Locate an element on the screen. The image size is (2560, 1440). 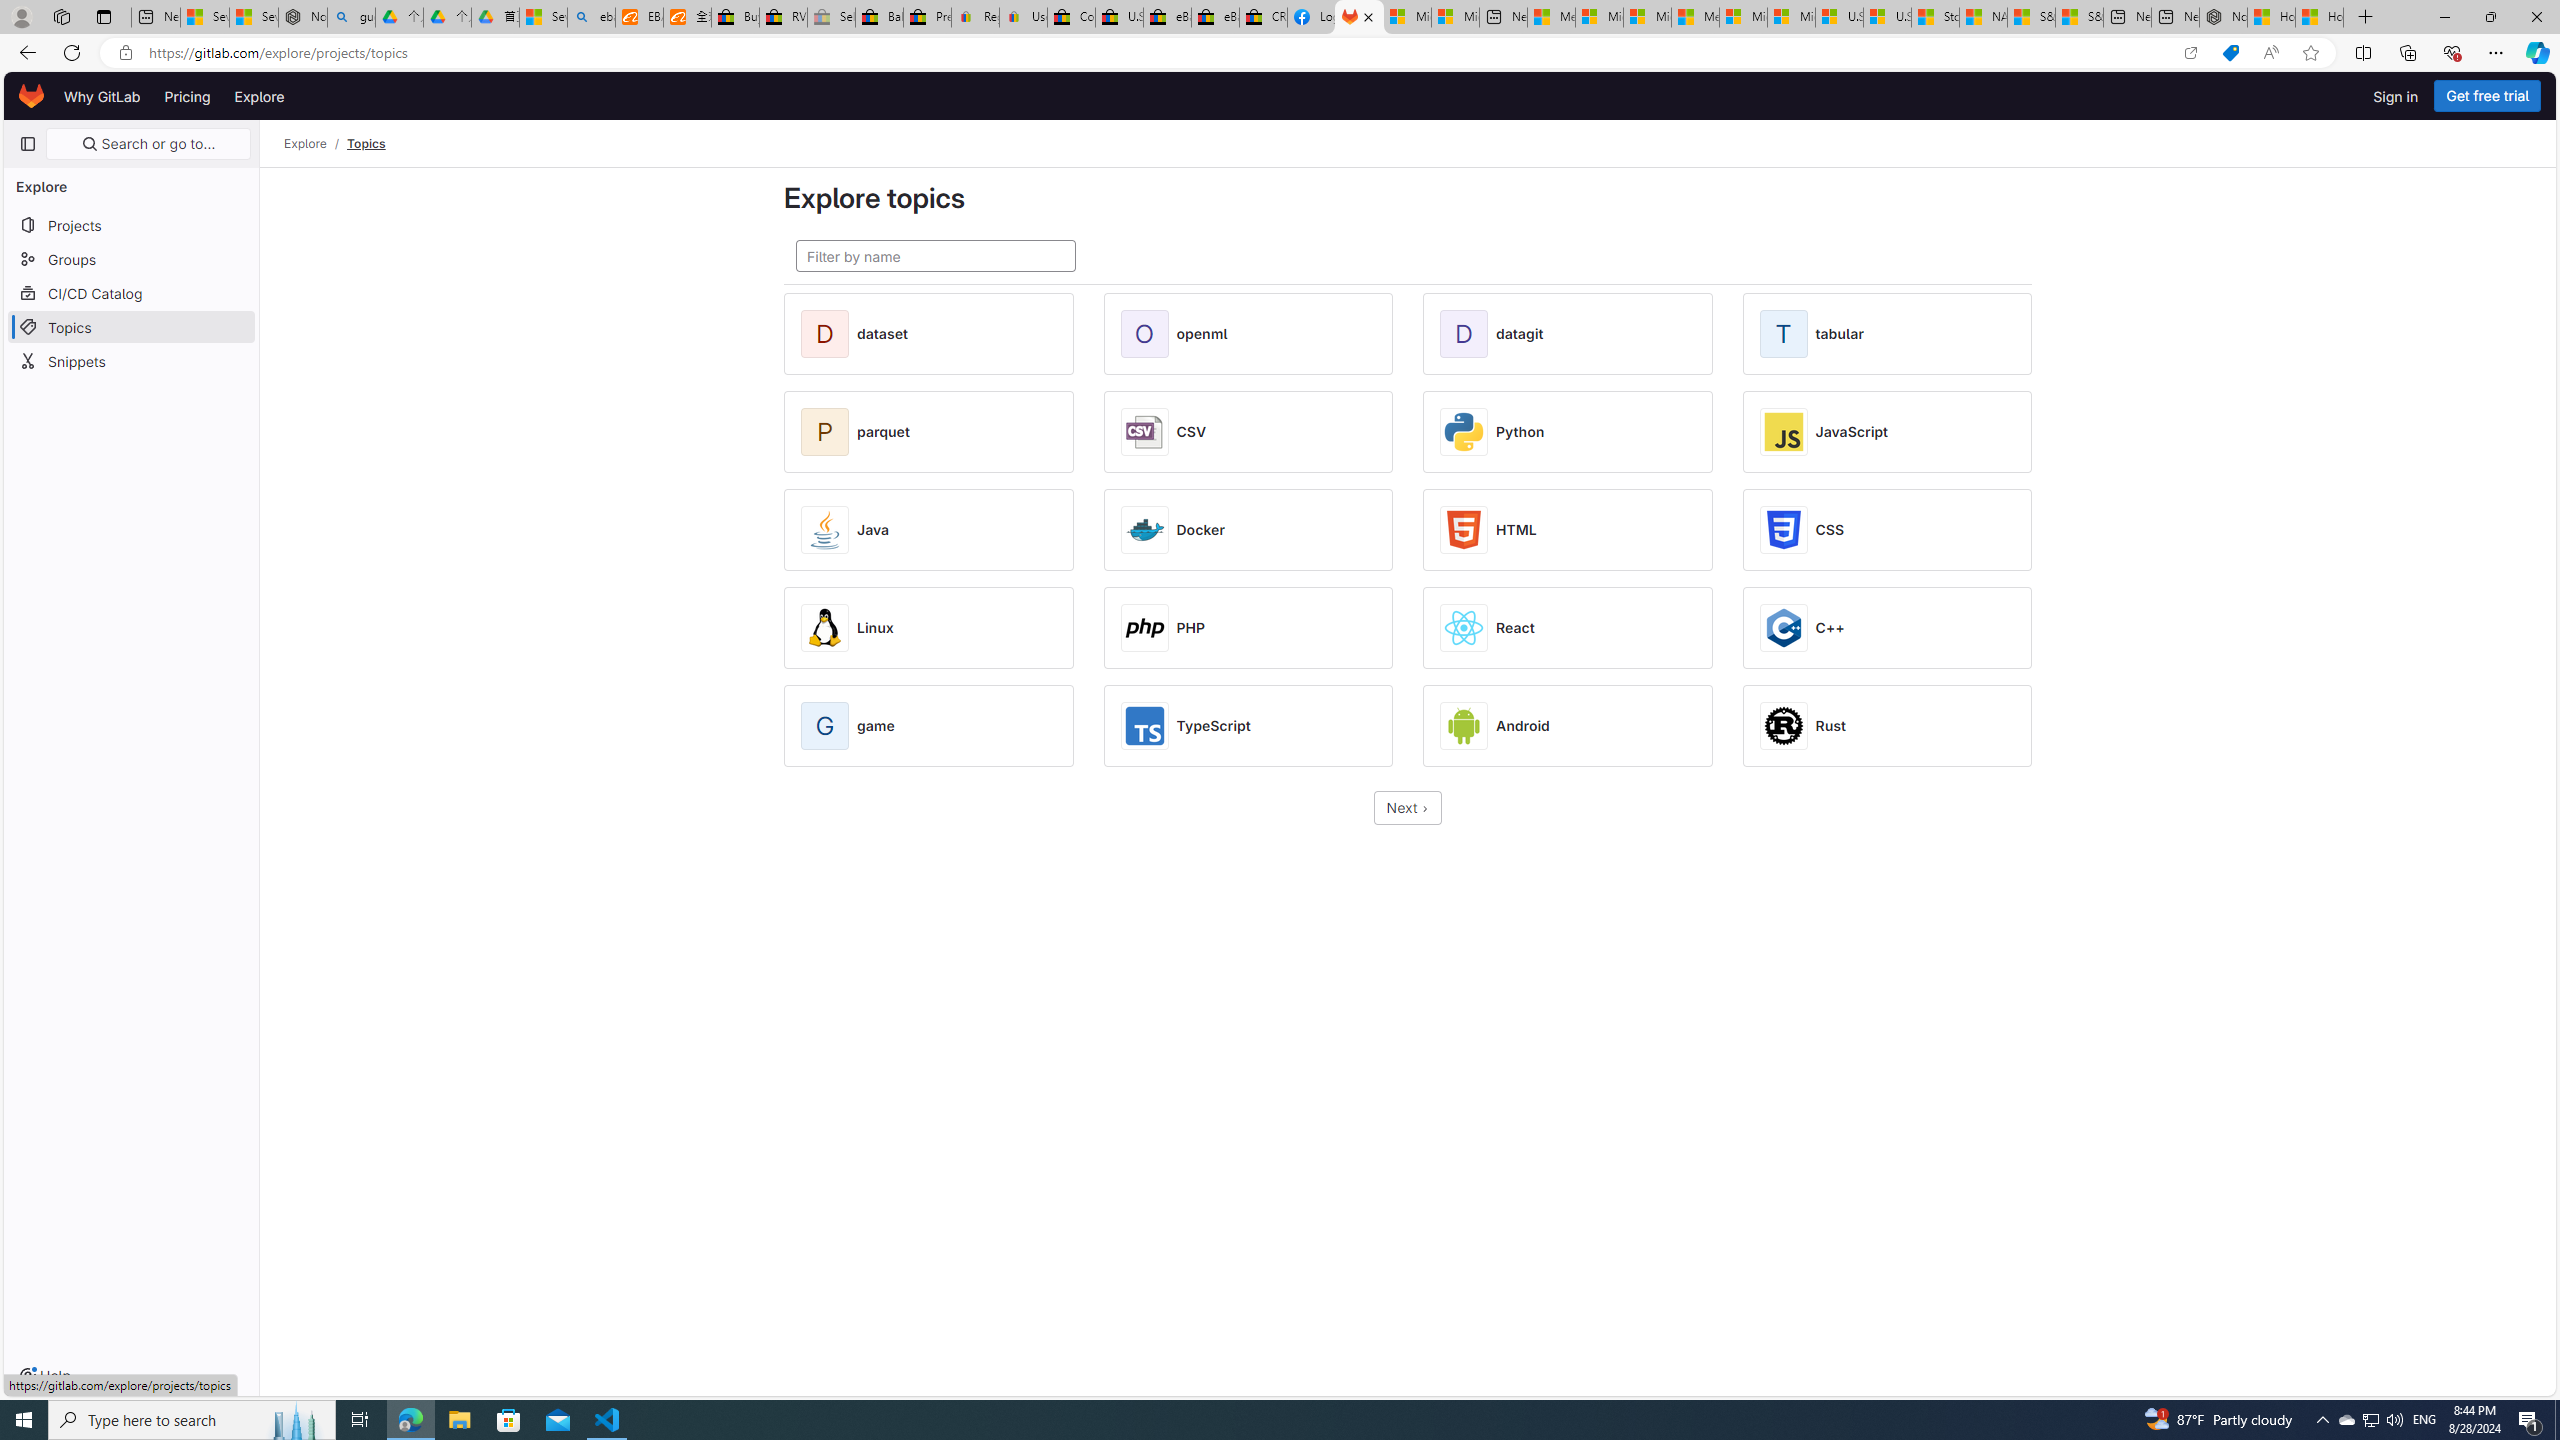
'parquet' is located at coordinates (882, 432).